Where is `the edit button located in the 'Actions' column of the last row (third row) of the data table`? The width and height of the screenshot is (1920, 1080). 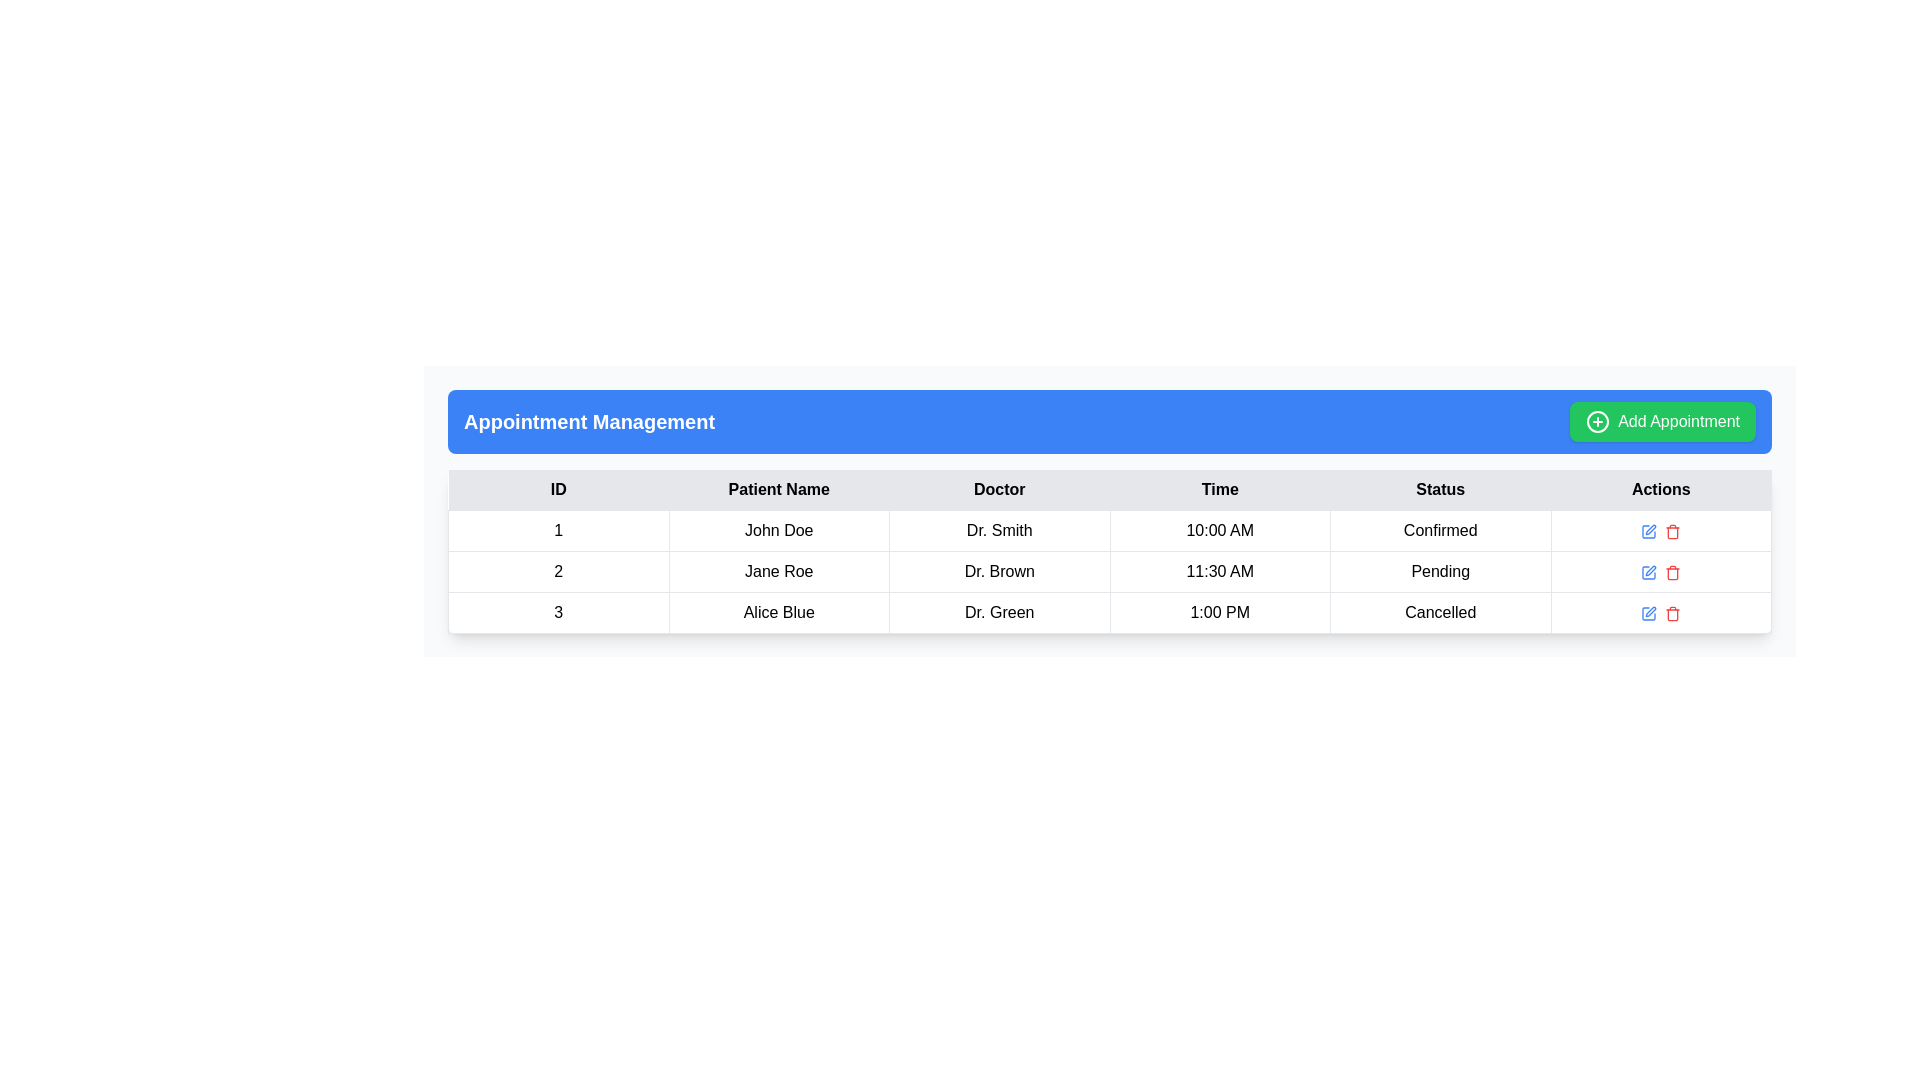
the edit button located in the 'Actions' column of the last row (third row) of the data table is located at coordinates (1649, 612).